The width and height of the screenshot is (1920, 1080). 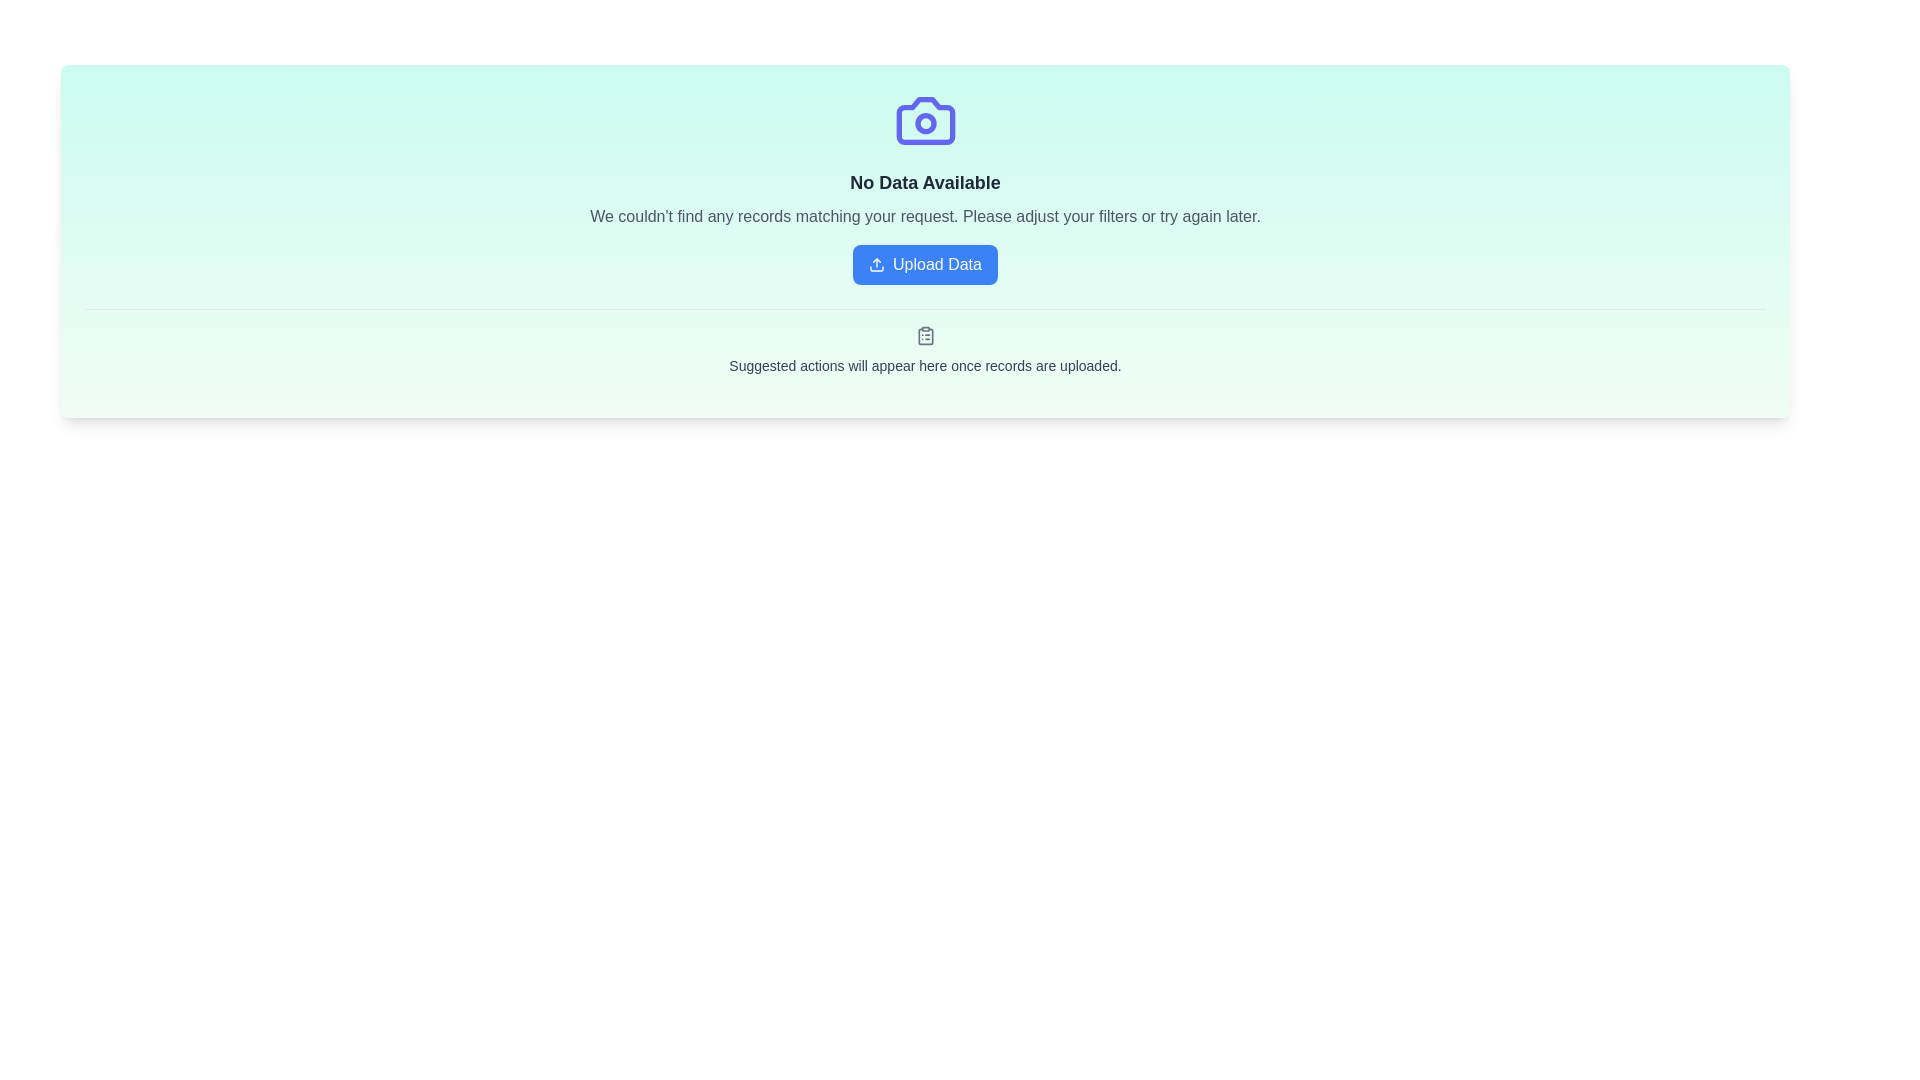 What do you see at coordinates (924, 264) in the screenshot?
I see `the button located below the message 'We couldn't find any records matching your request. Please adjust your filters or try again later.' and above the text 'Suggested actions will appear here once records are uploaded.'` at bounding box center [924, 264].